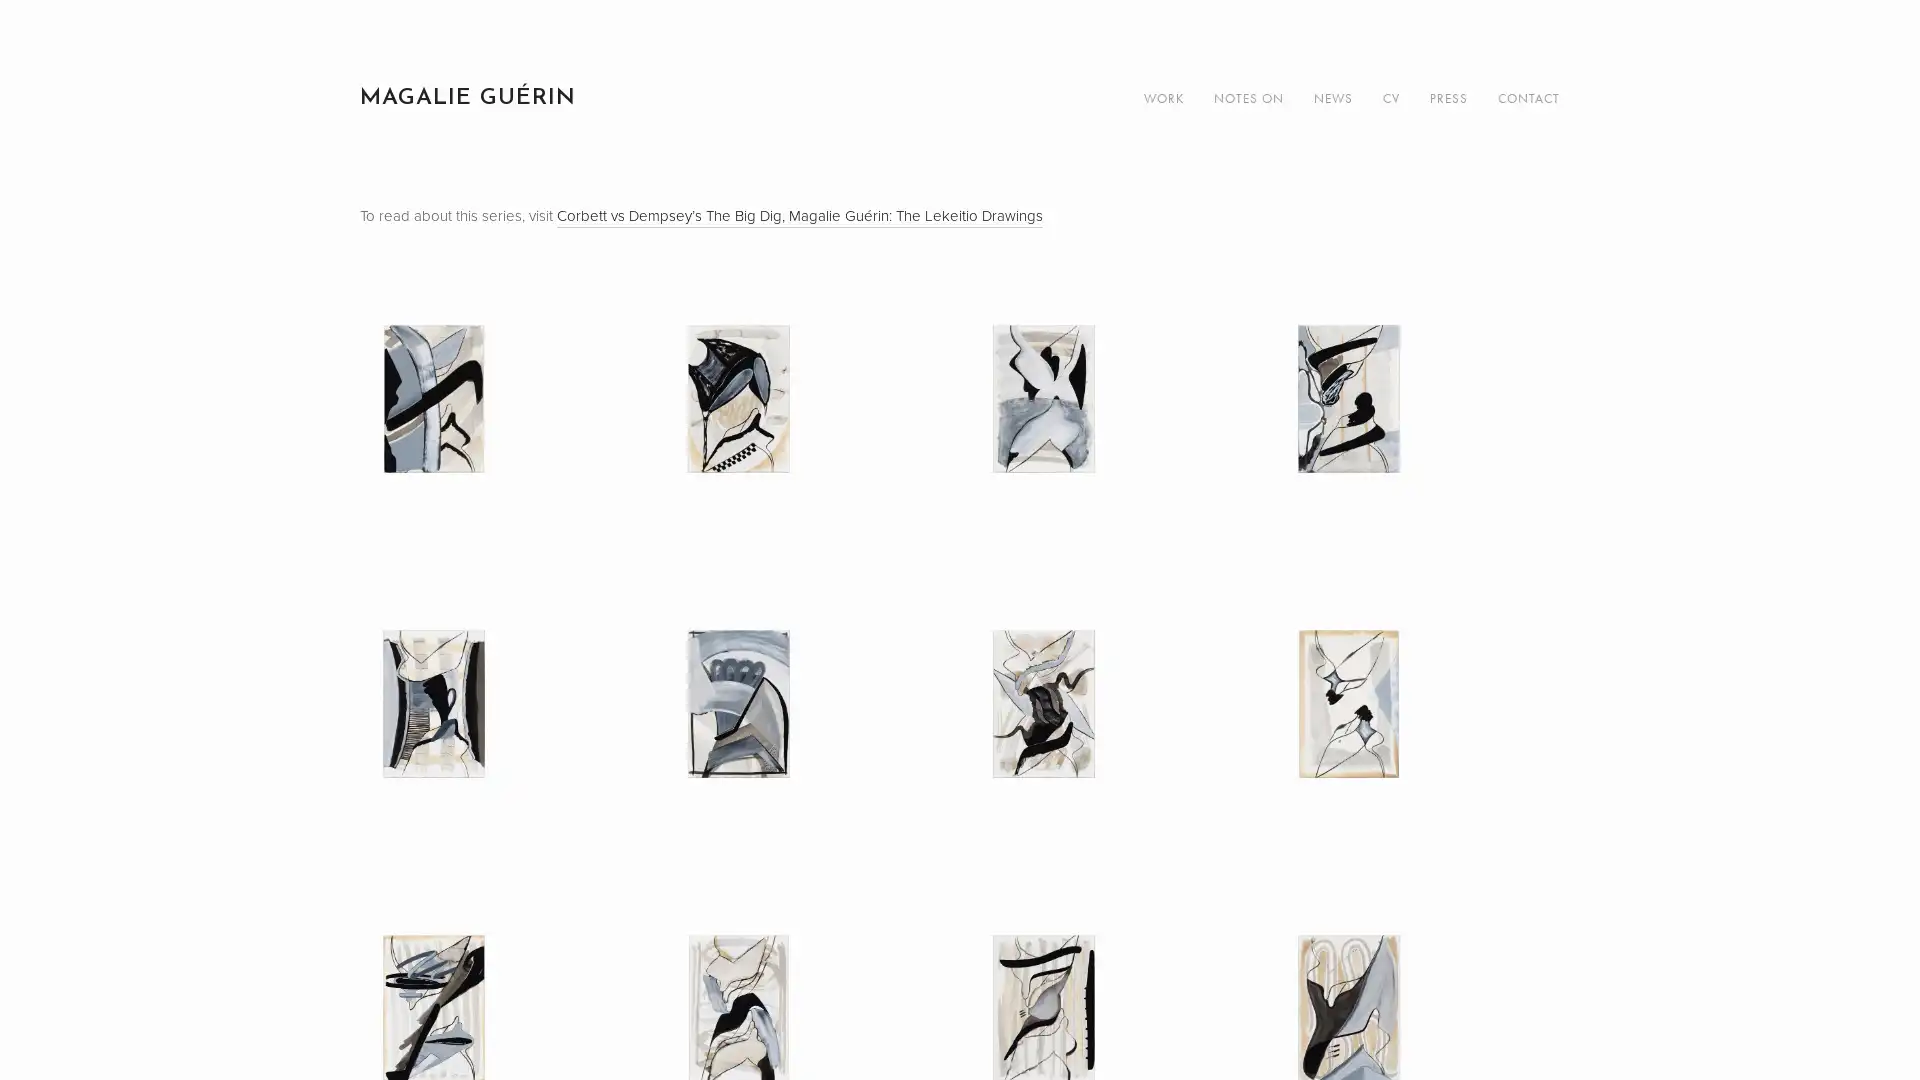 The height and width of the screenshot is (1080, 1920). I want to click on View fullsize Untitled (LK 02), 2019, so click(807, 467).